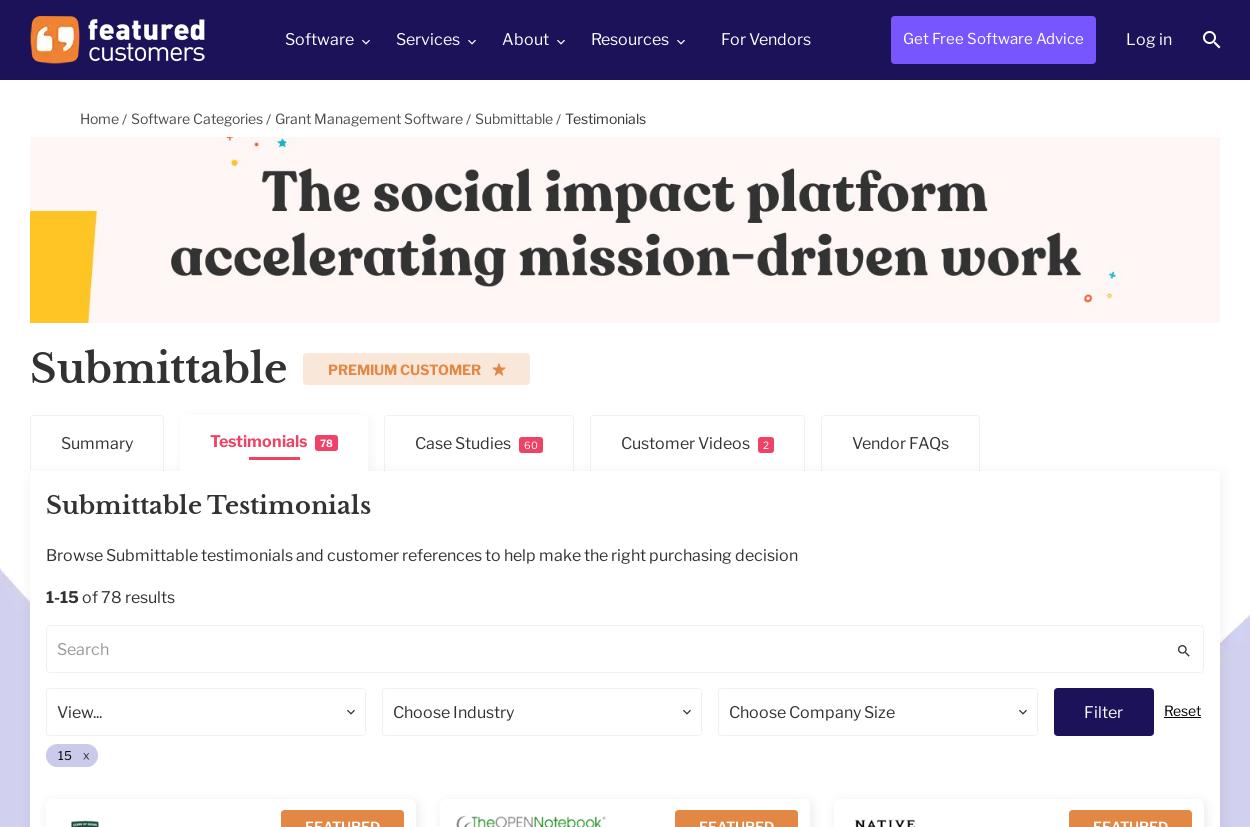 The height and width of the screenshot is (827, 1250). I want to click on 'Case Studies', so click(462, 442).